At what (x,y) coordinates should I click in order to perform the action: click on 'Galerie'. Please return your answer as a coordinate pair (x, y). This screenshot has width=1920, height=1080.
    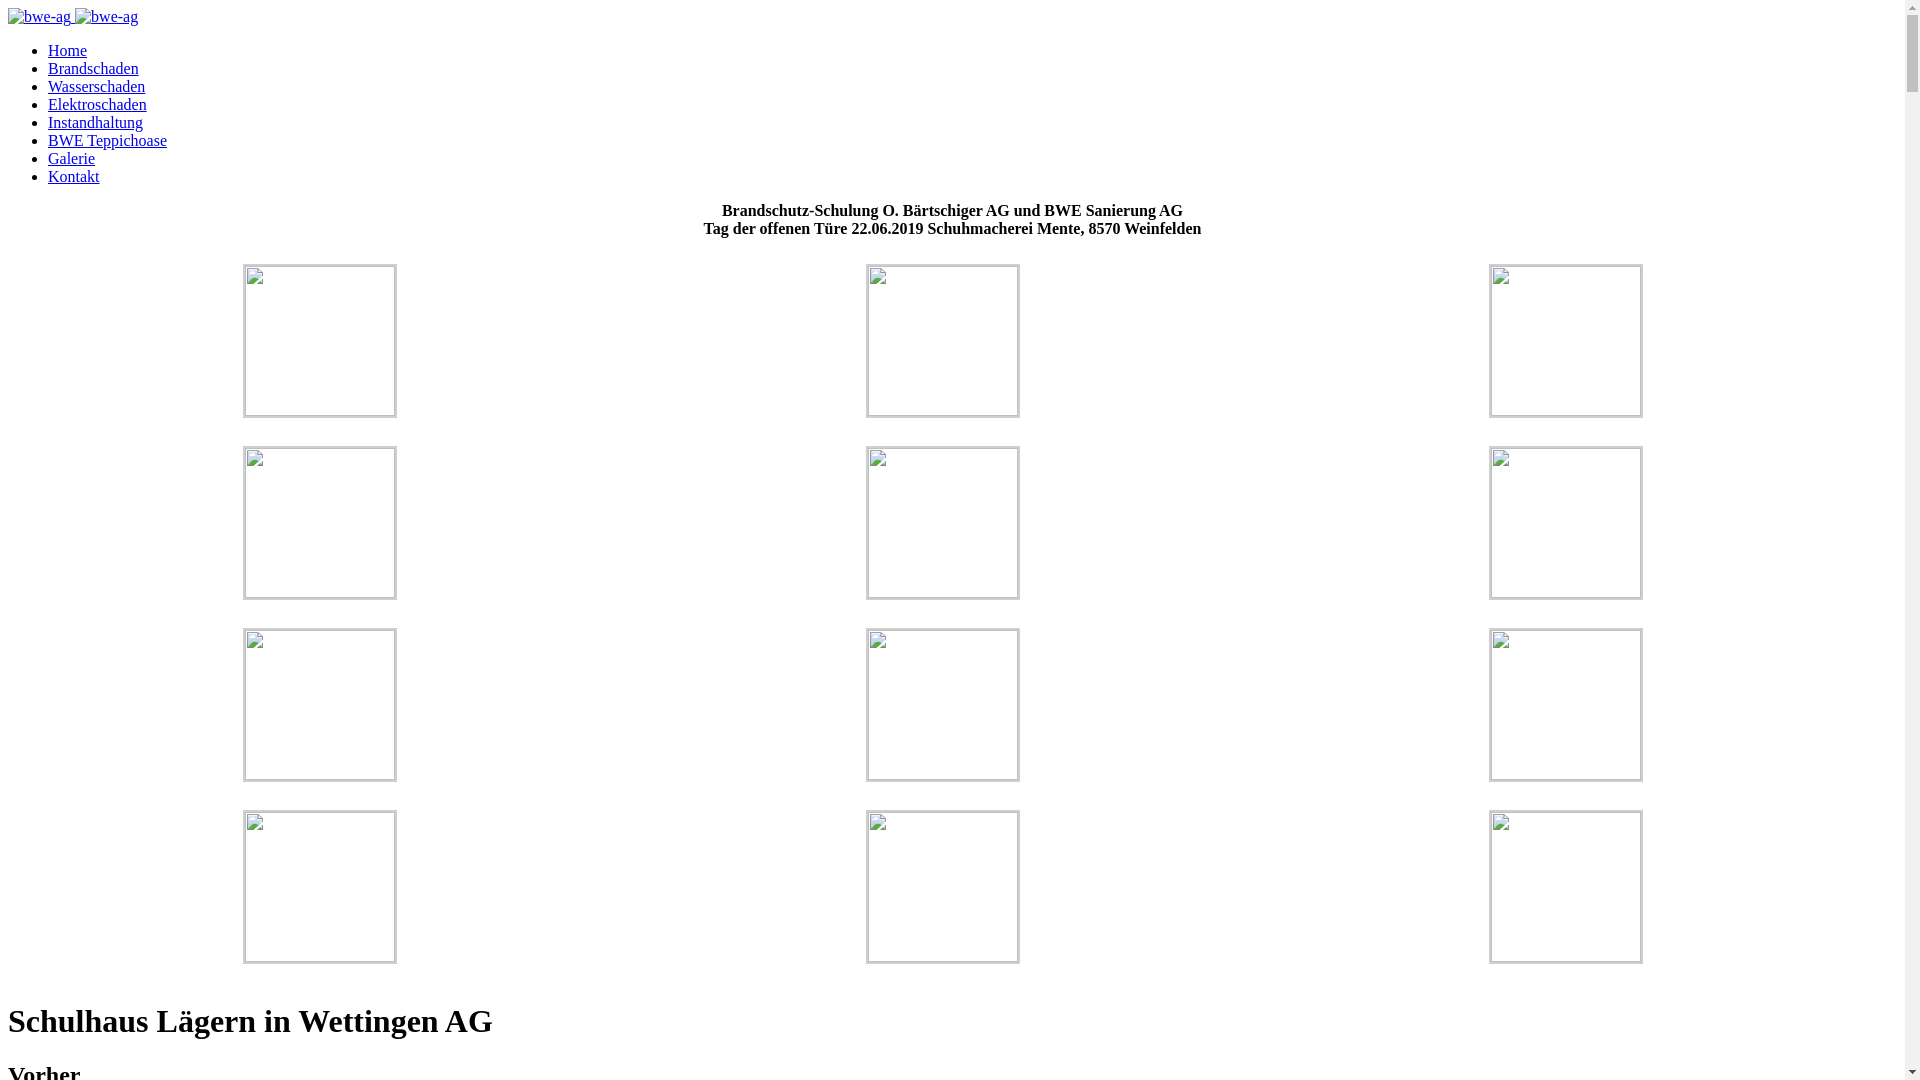
    Looking at the image, I should click on (71, 157).